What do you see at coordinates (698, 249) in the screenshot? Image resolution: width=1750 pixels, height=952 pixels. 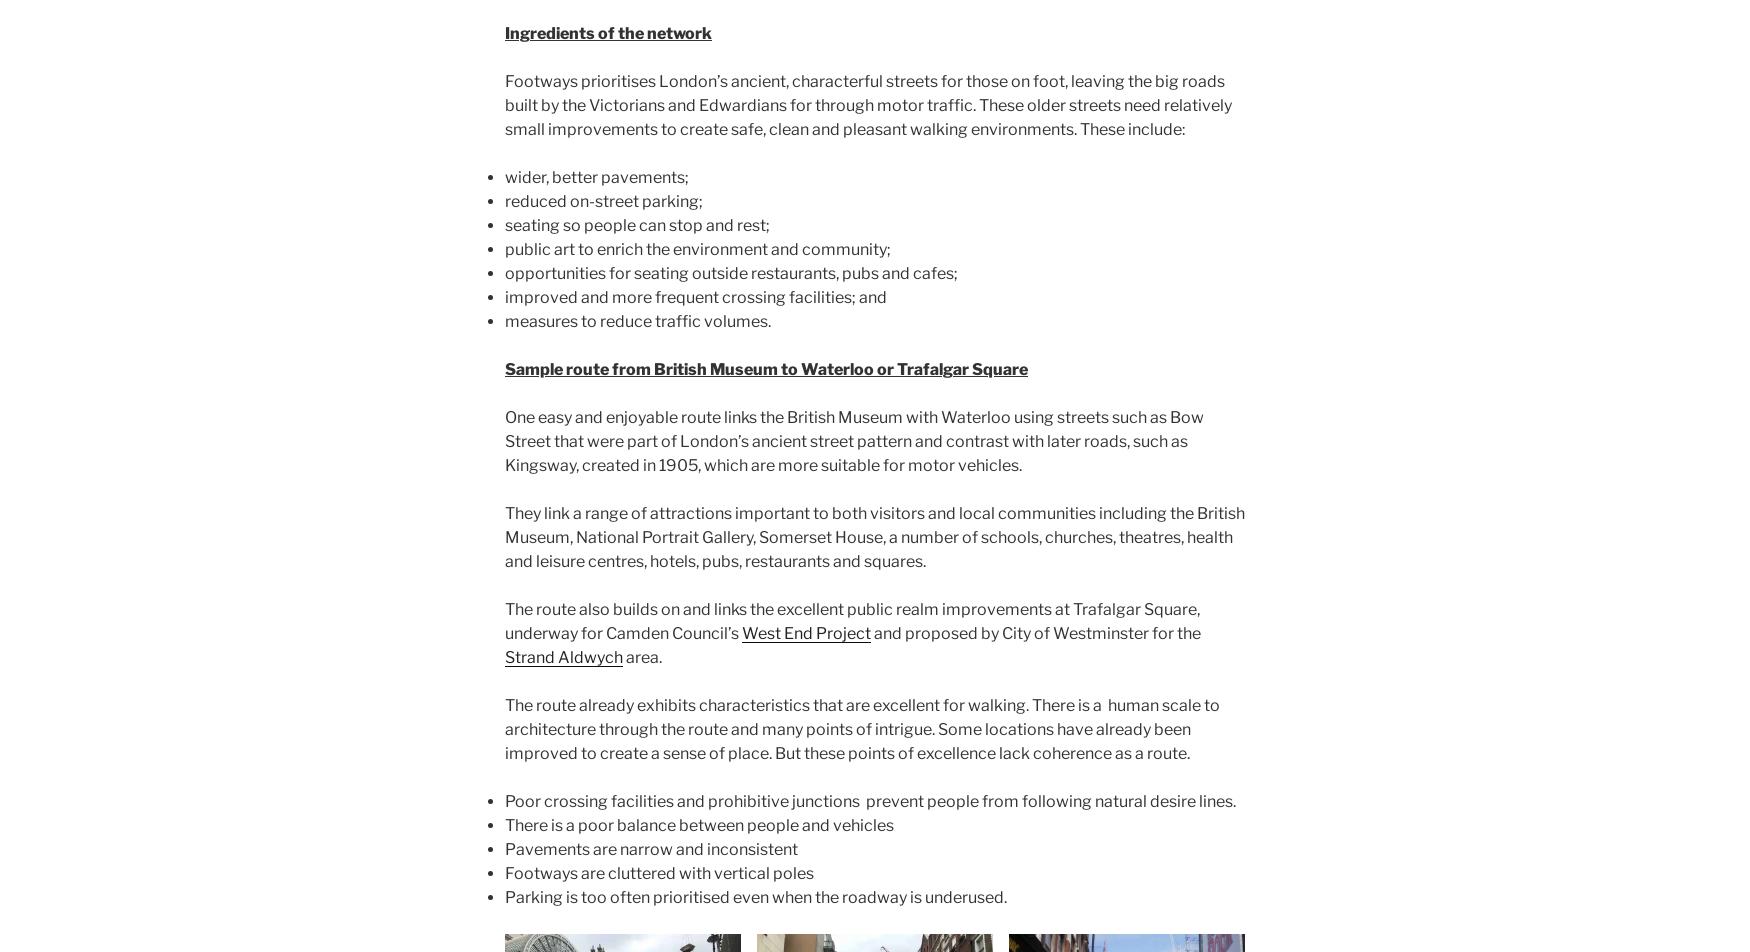 I see `'public art to enrich the environment and community;'` at bounding box center [698, 249].